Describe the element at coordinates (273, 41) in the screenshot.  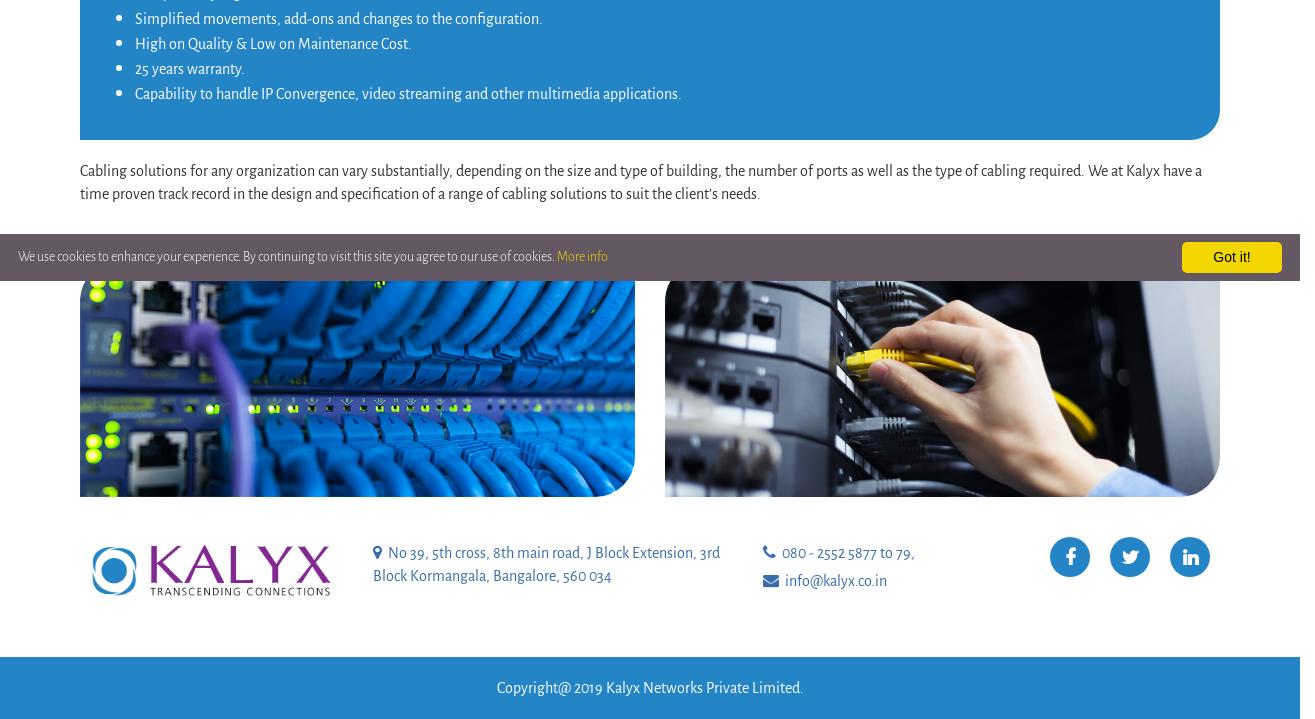
I see `'High on Quality & Low on Maintenance Cost.'` at that location.